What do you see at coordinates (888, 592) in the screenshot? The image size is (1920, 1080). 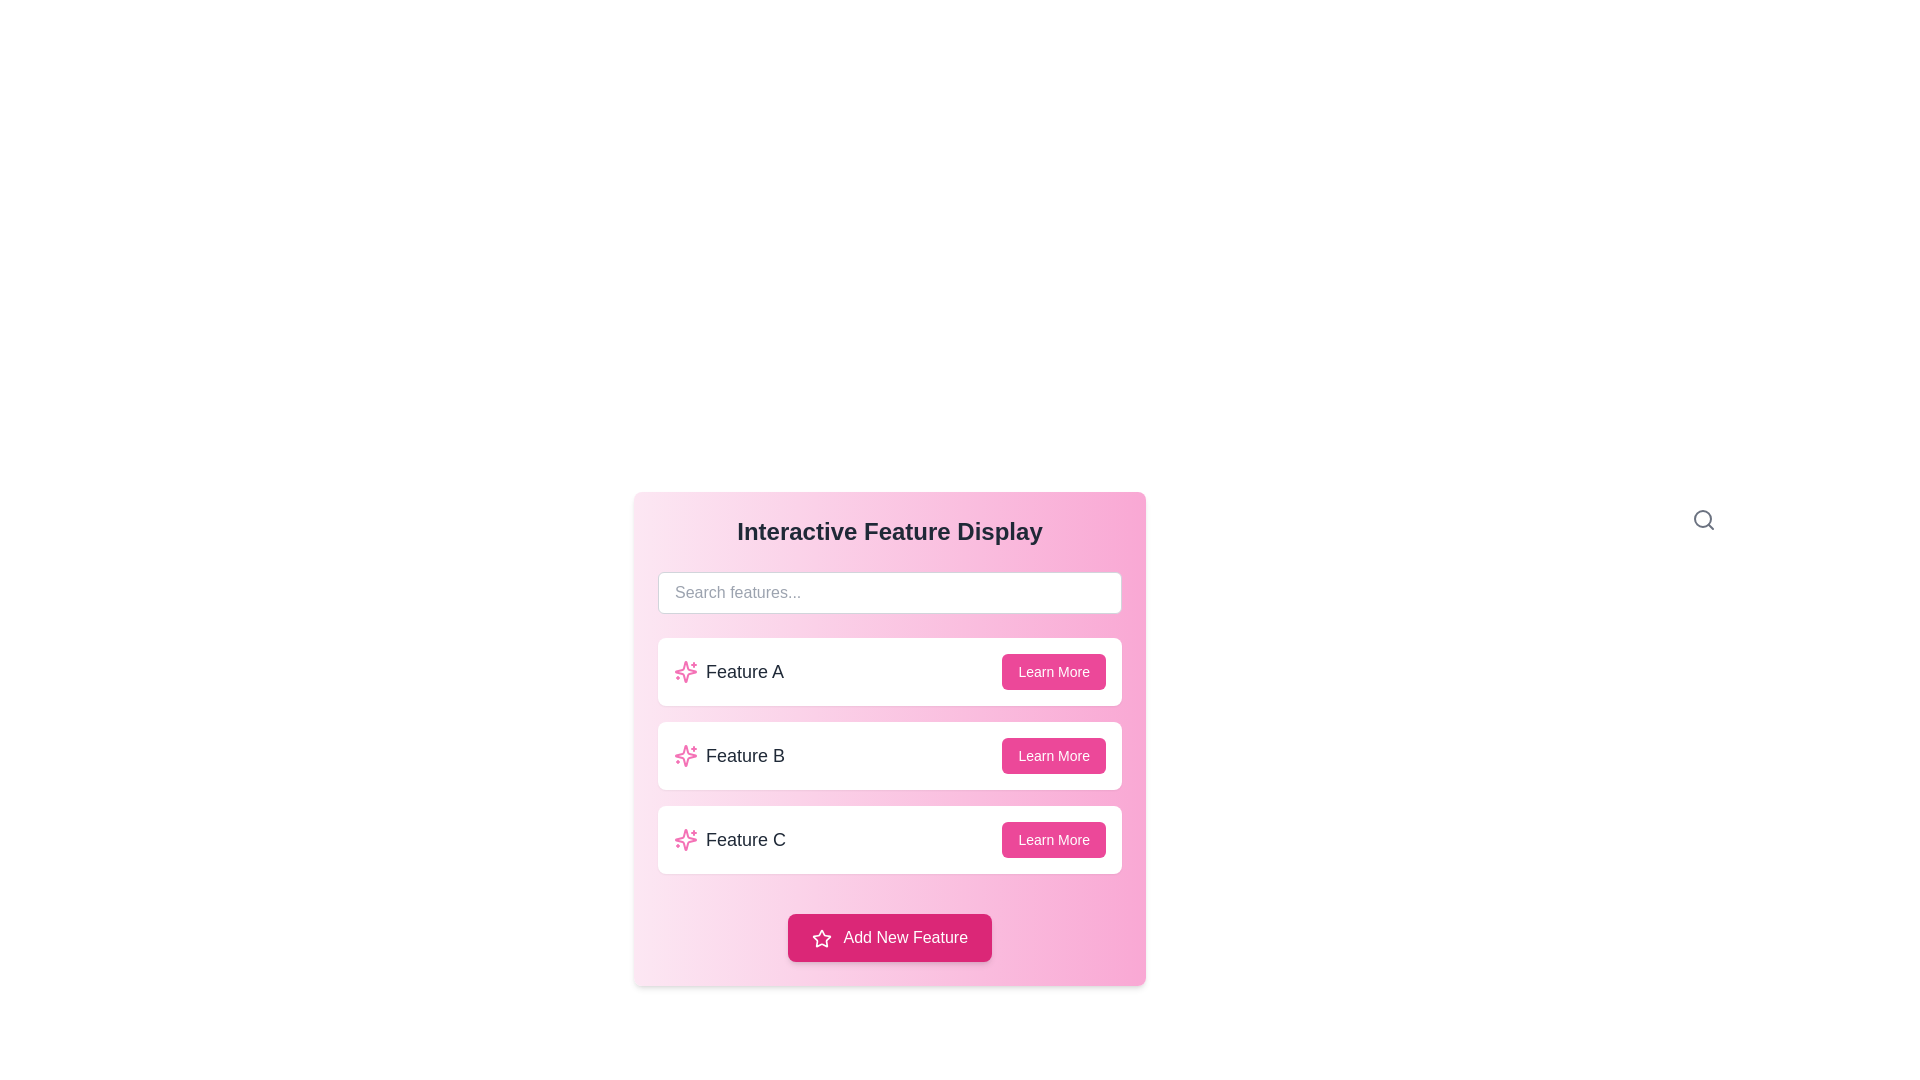 I see `the search input field located beneath the title 'Interactive Feature Display' to focus on it` at bounding box center [888, 592].